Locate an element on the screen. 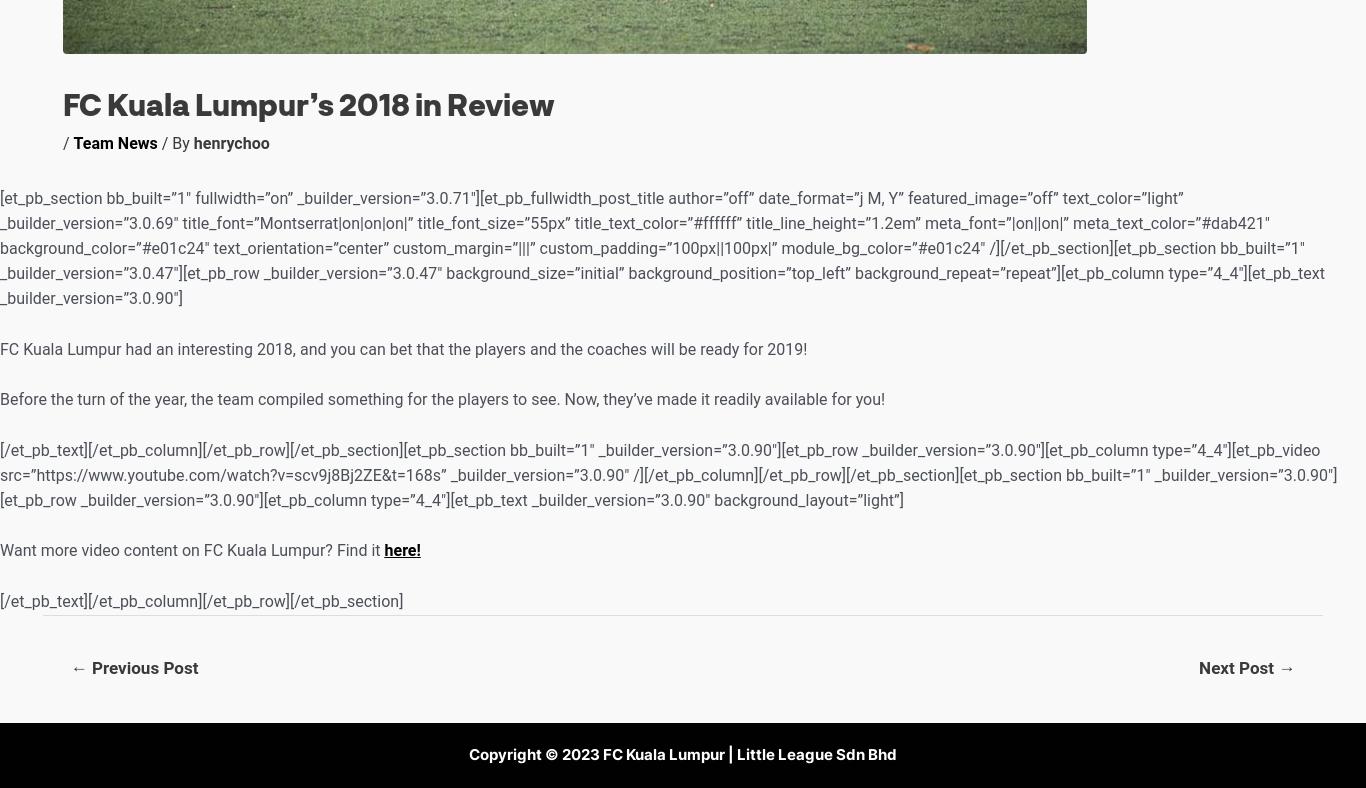  'Team News' is located at coordinates (114, 143).